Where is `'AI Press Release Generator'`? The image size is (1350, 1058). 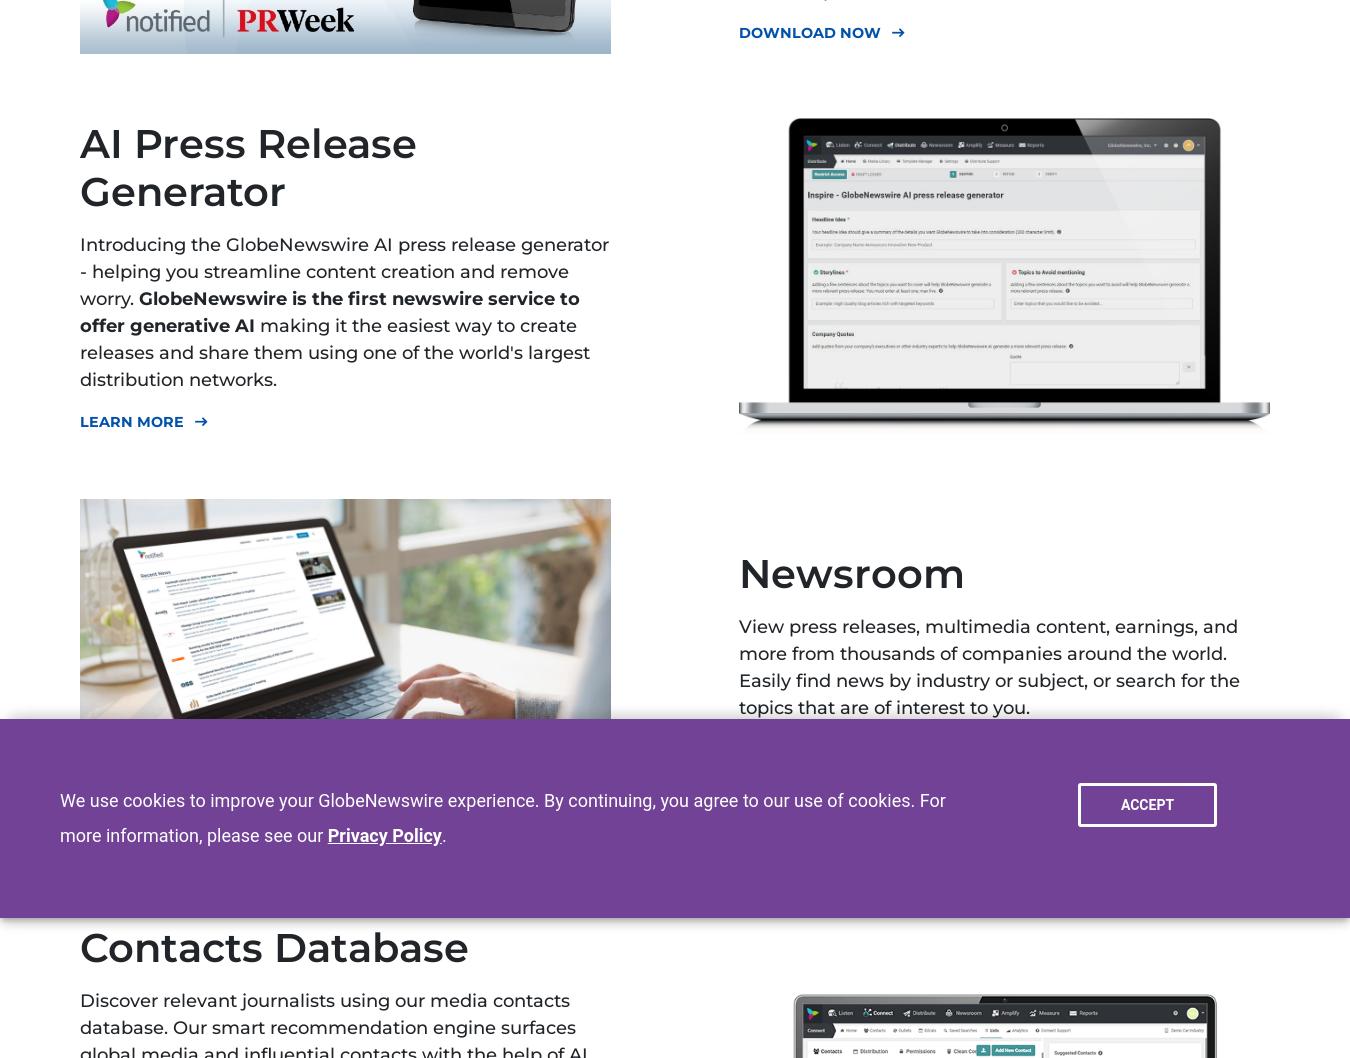 'AI Press Release Generator' is located at coordinates (247, 165).